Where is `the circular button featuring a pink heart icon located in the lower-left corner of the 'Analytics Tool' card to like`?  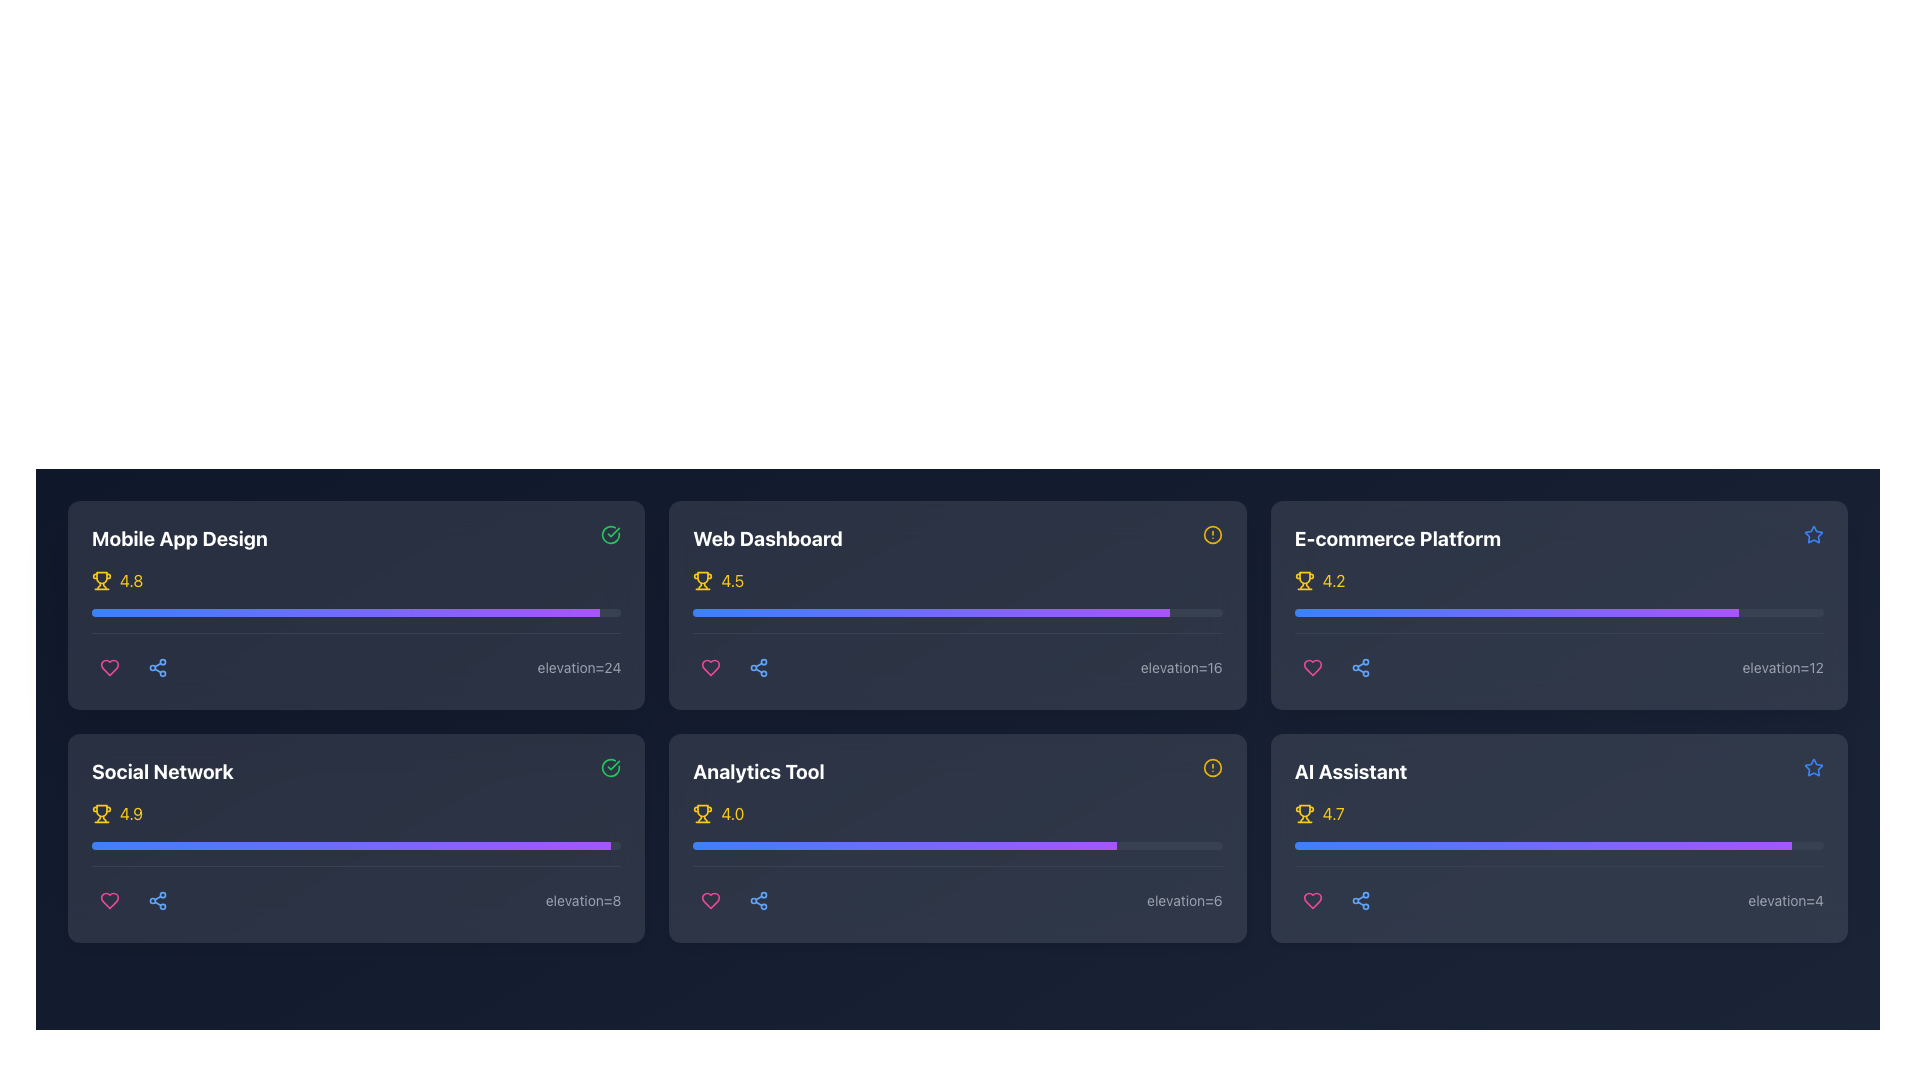 the circular button featuring a pink heart icon located in the lower-left corner of the 'Analytics Tool' card to like is located at coordinates (710, 901).